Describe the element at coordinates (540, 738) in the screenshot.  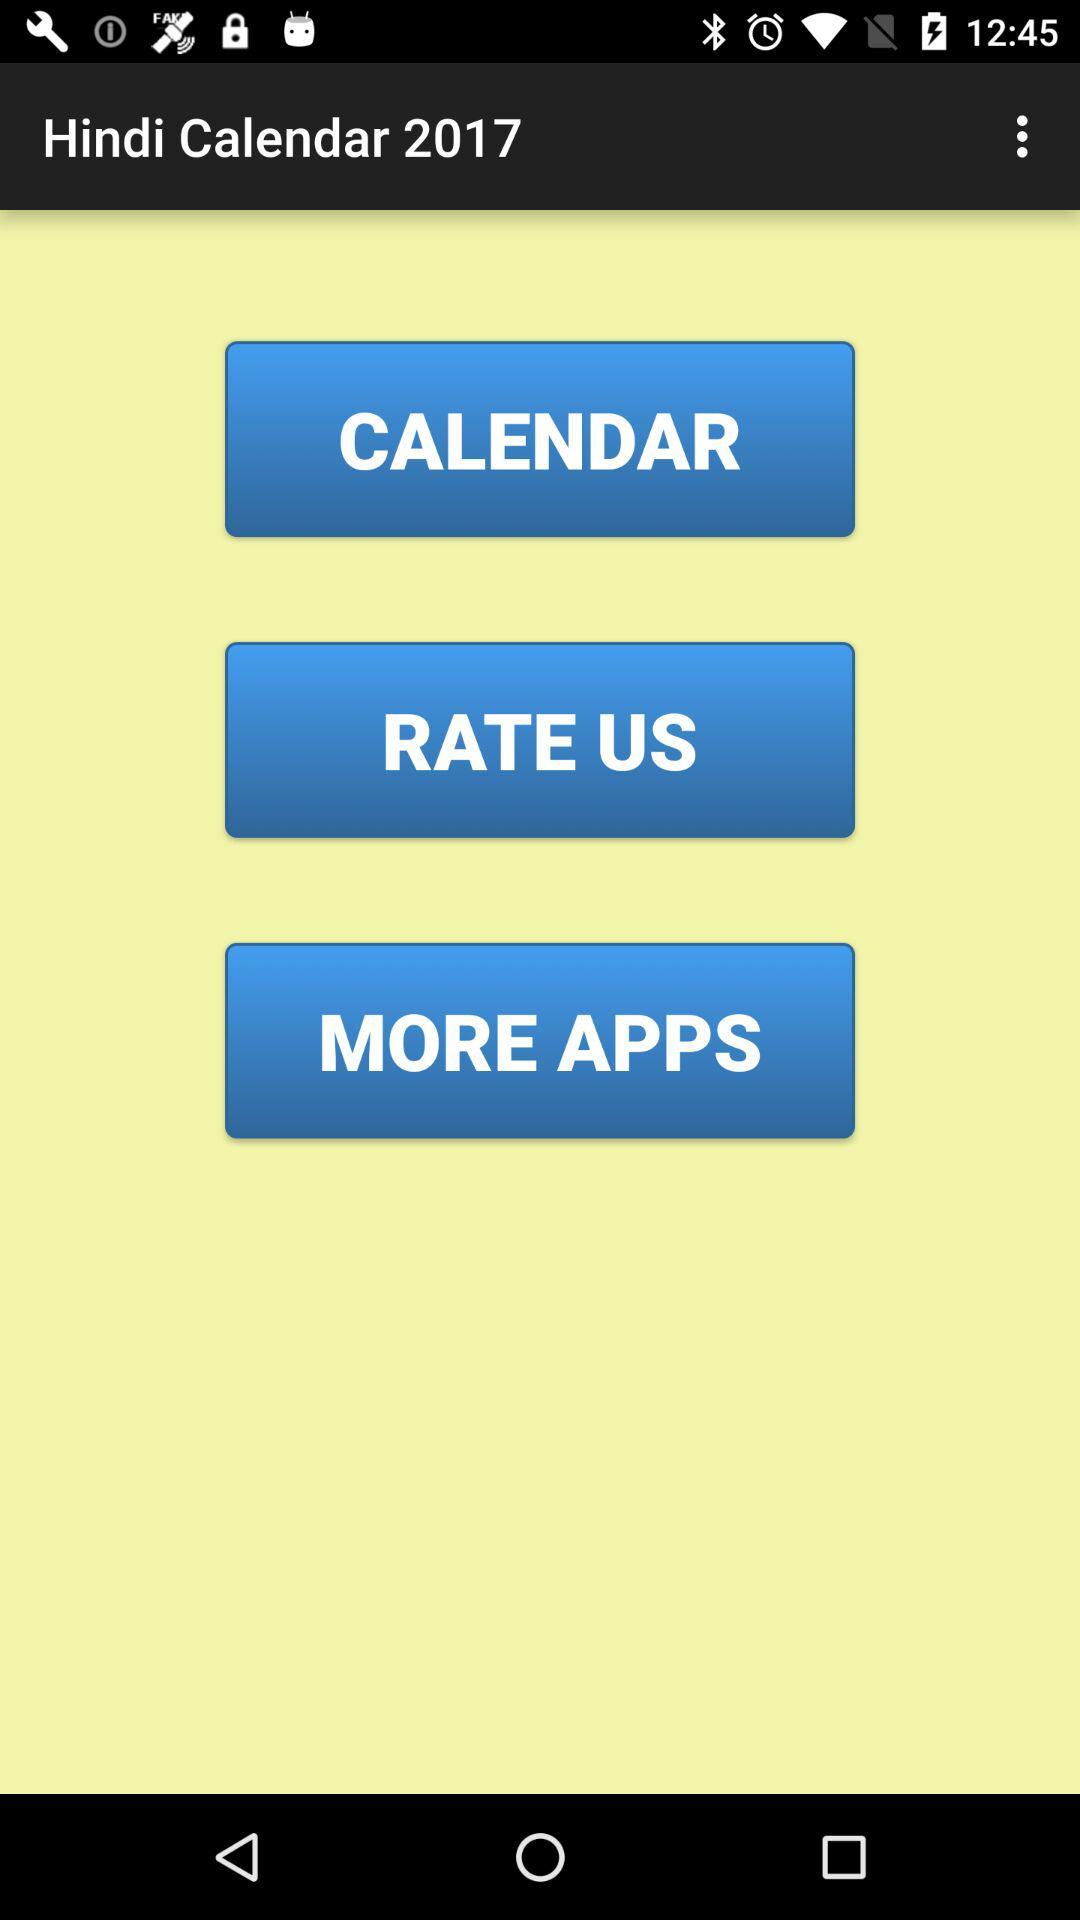
I see `the item below calendar item` at that location.